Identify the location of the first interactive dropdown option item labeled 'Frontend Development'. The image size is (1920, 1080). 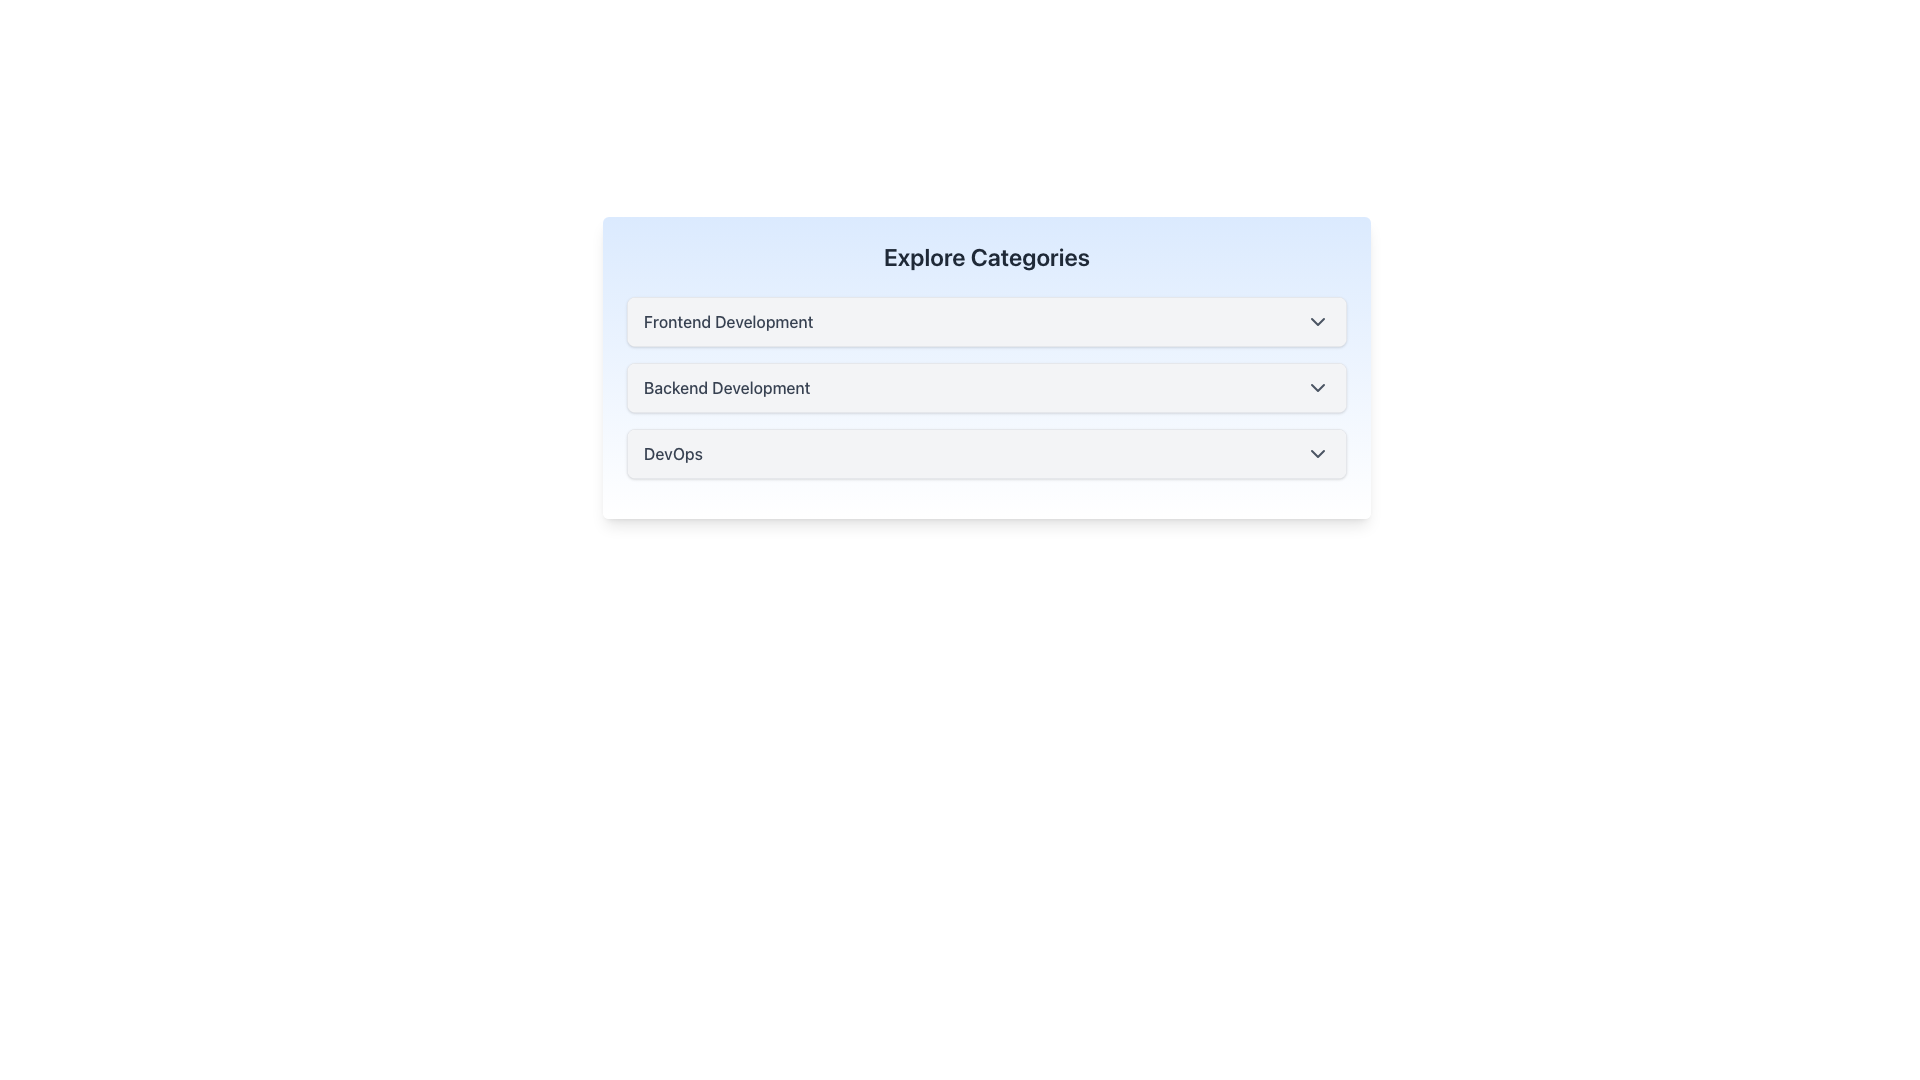
(987, 320).